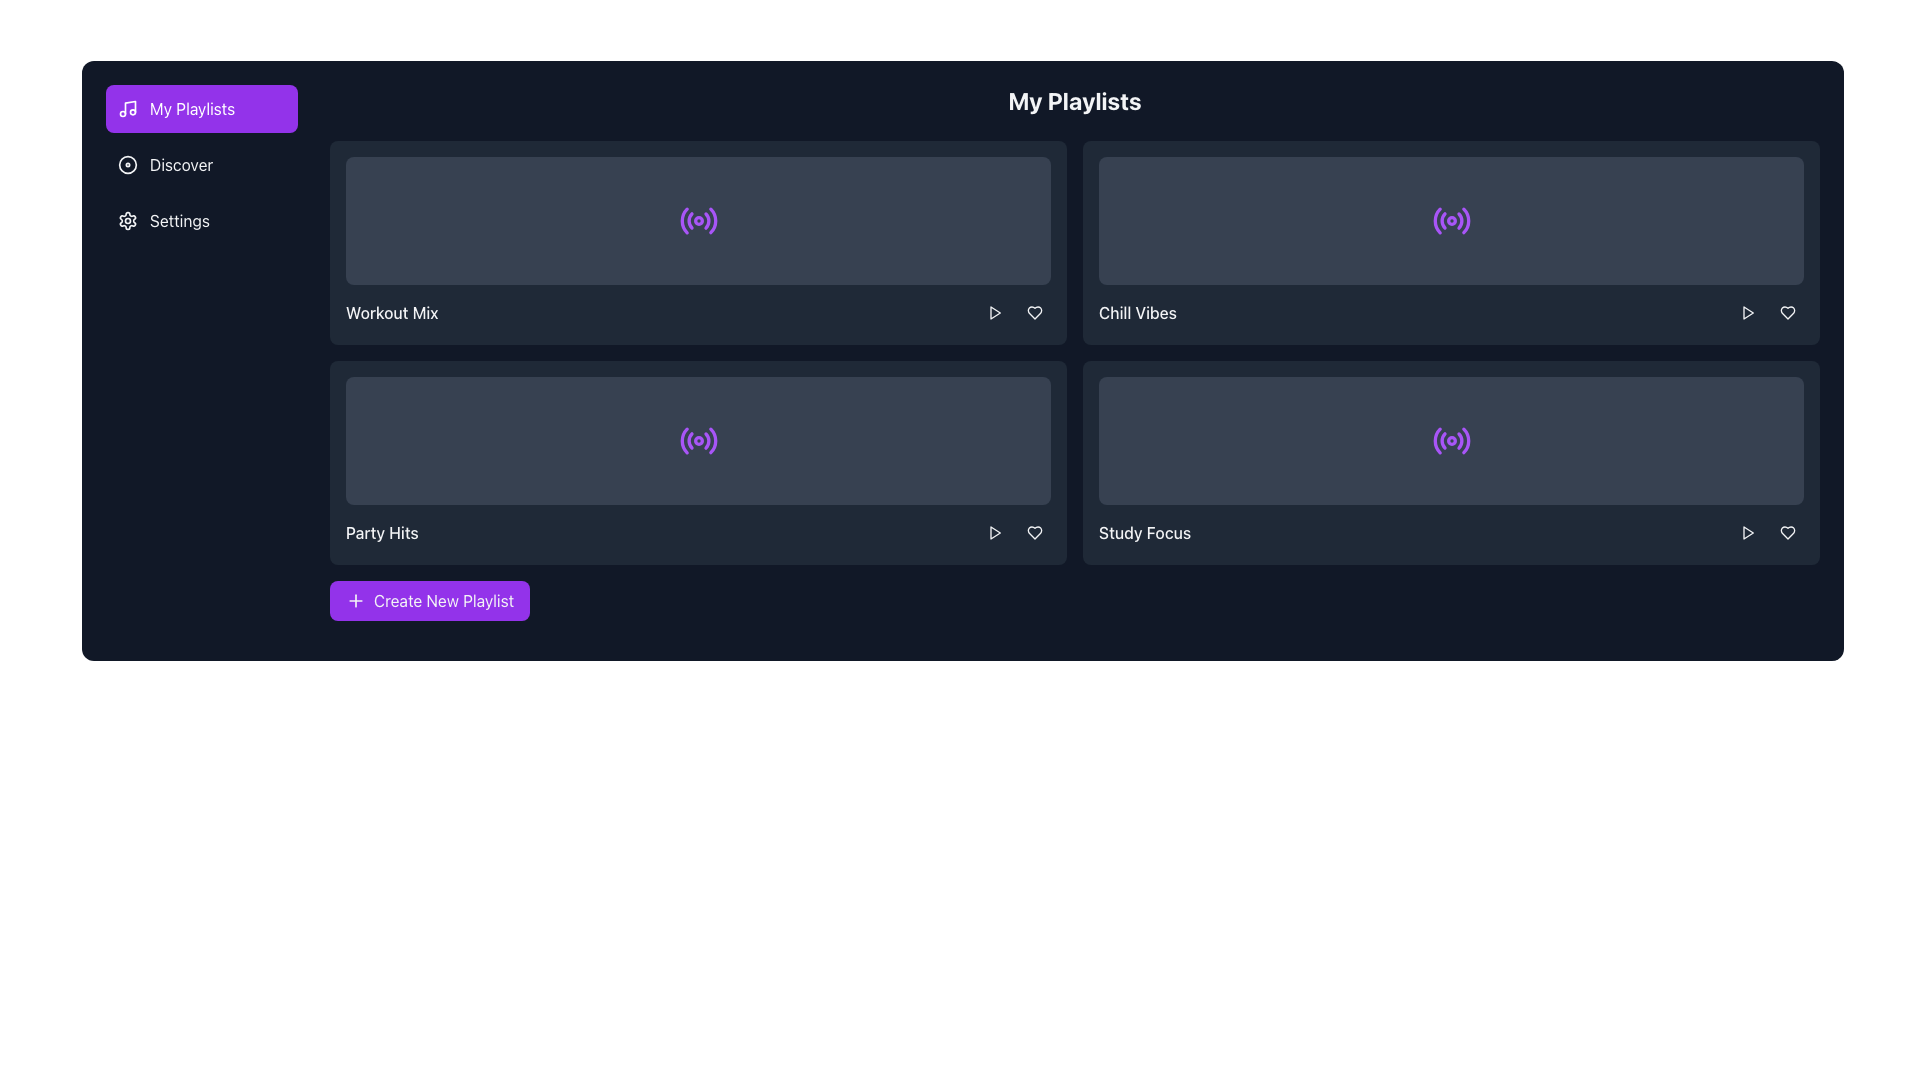 The height and width of the screenshot is (1080, 1920). I want to click on the heart icon in the bottom-right corner of the 'Study Focus' playlist card, so click(1788, 531).